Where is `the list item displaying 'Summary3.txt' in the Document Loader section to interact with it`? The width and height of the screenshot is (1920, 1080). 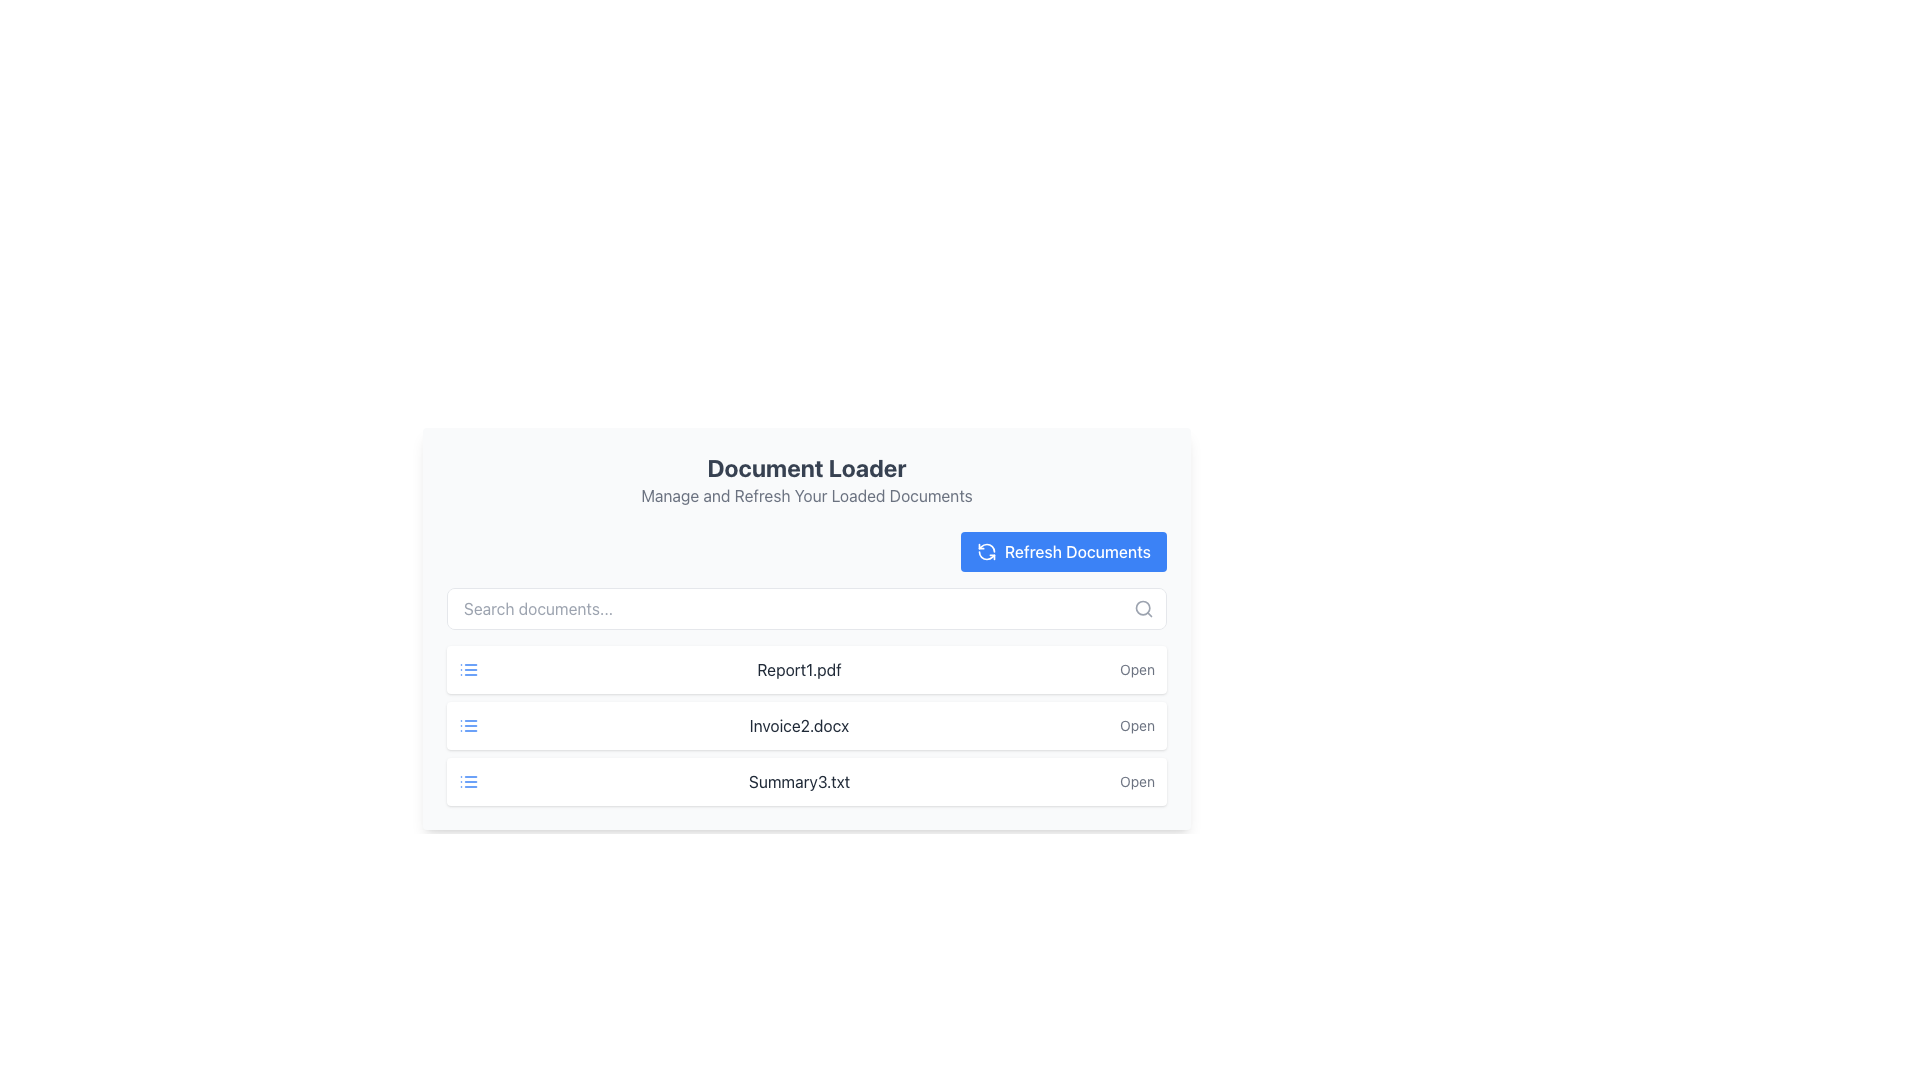 the list item displaying 'Summary3.txt' in the Document Loader section to interact with it is located at coordinates (806, 781).